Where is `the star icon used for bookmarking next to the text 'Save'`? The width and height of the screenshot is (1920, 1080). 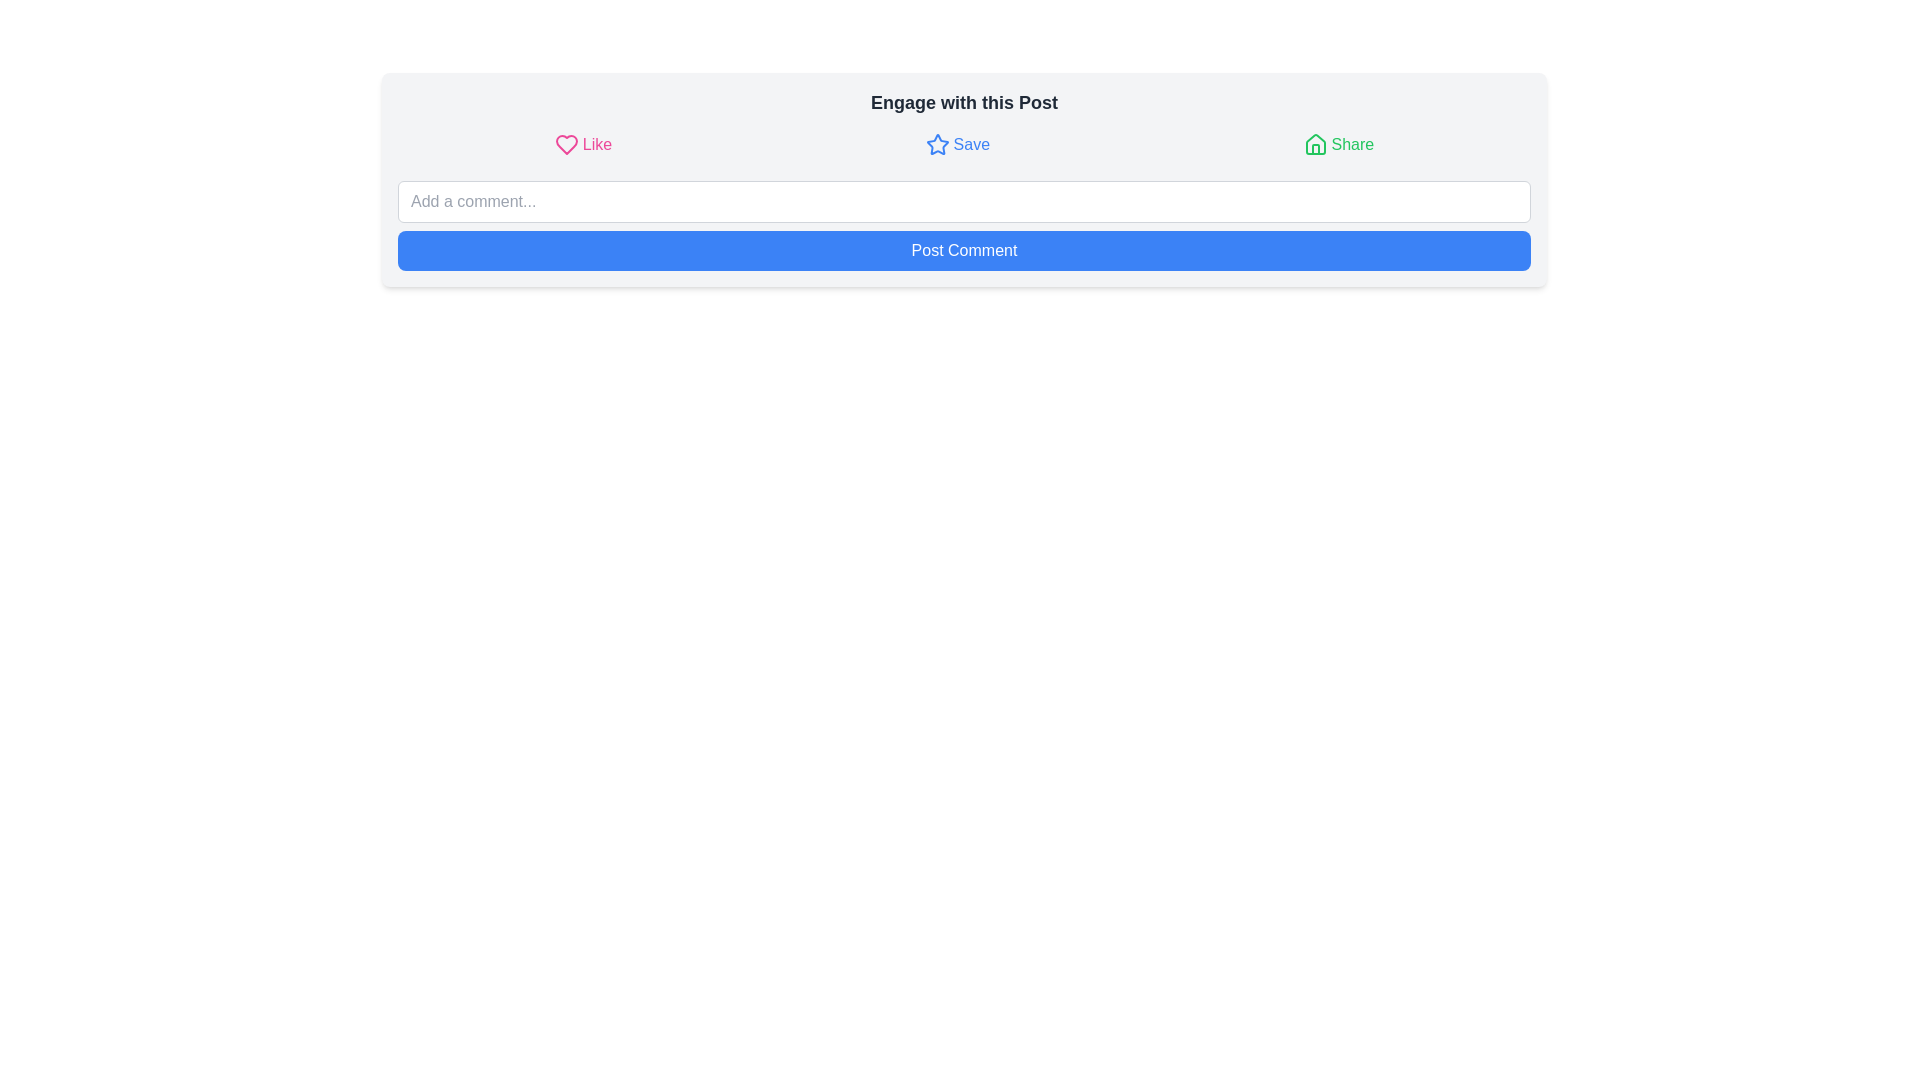 the star icon used for bookmarking next to the text 'Save' is located at coordinates (936, 144).